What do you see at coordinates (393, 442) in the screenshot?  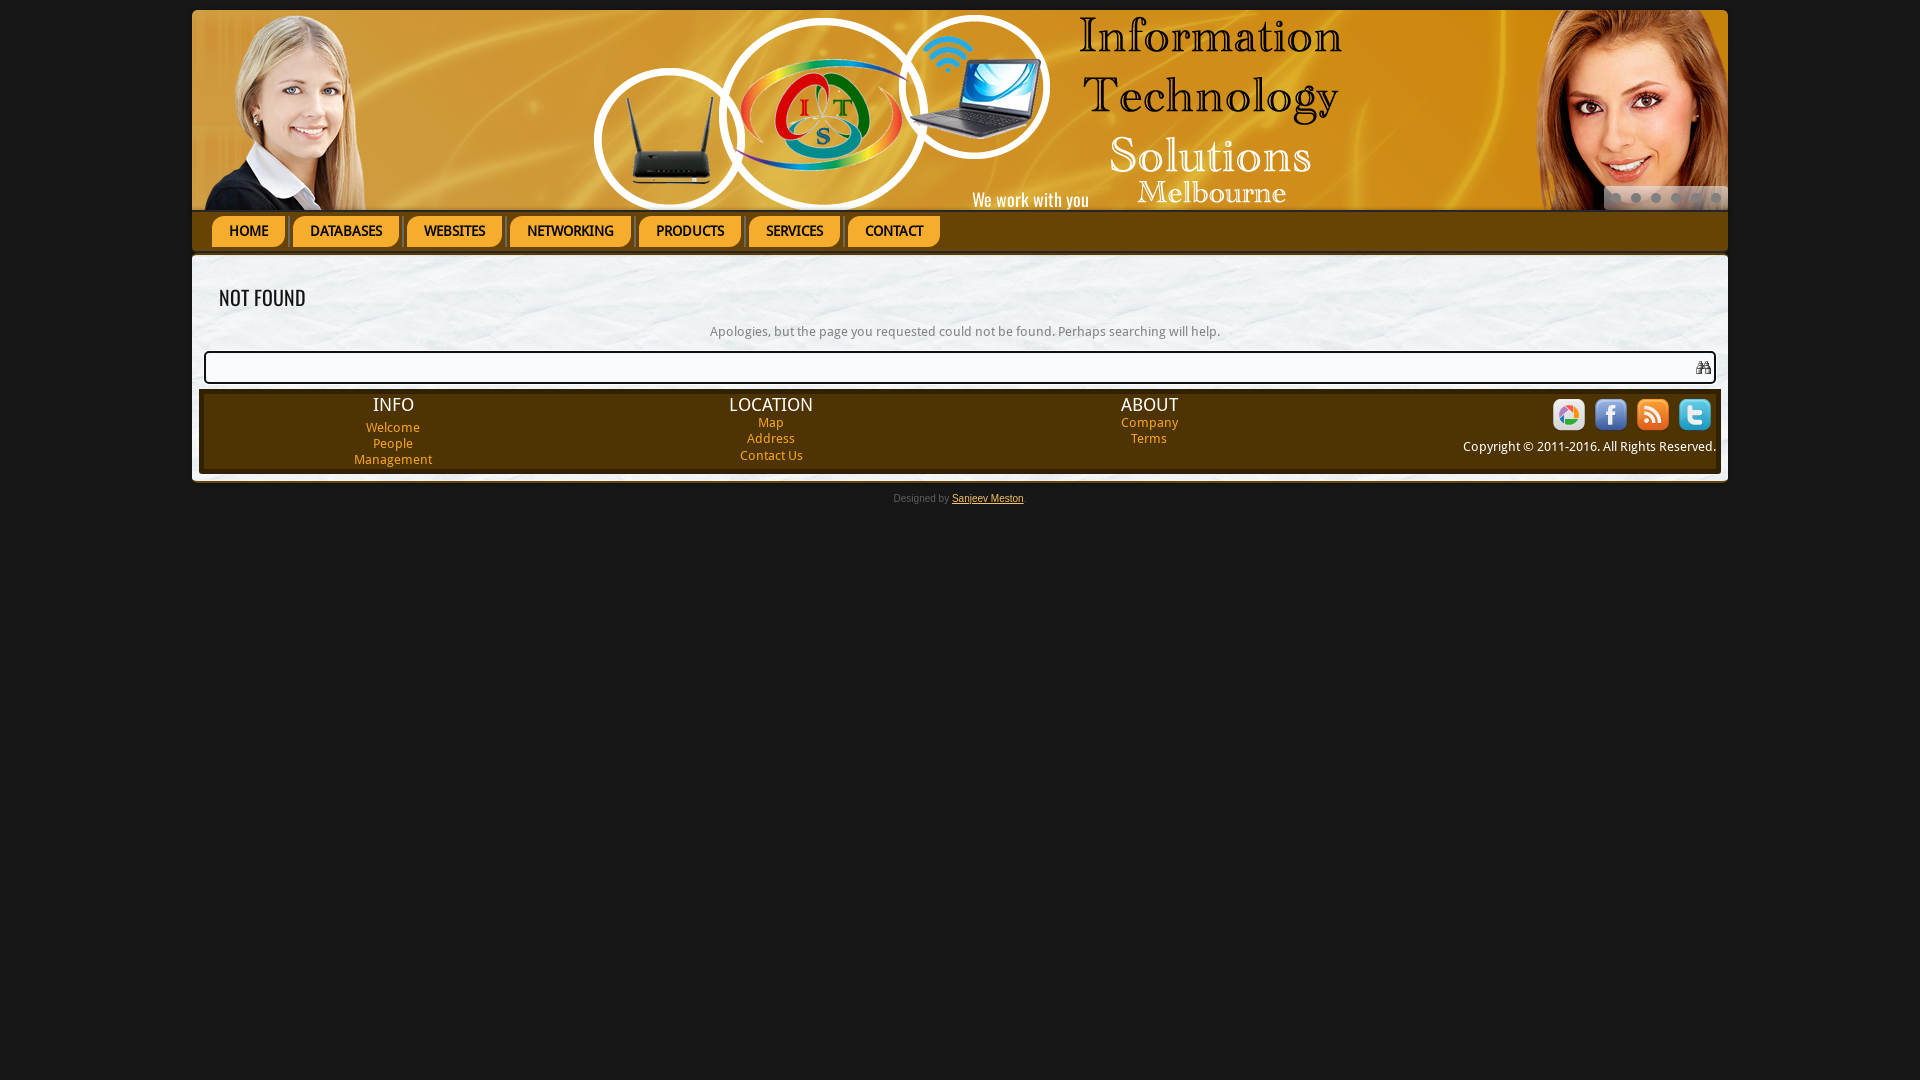 I see `'People'` at bounding box center [393, 442].